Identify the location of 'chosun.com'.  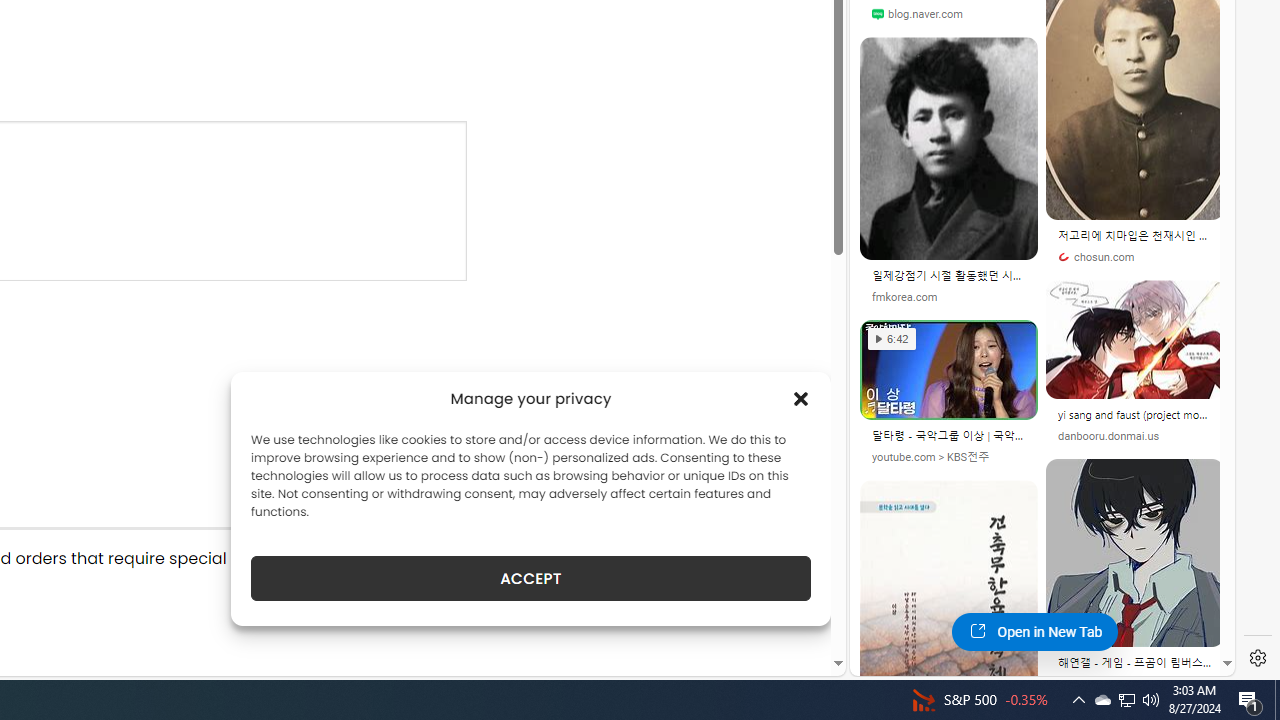
(1135, 256).